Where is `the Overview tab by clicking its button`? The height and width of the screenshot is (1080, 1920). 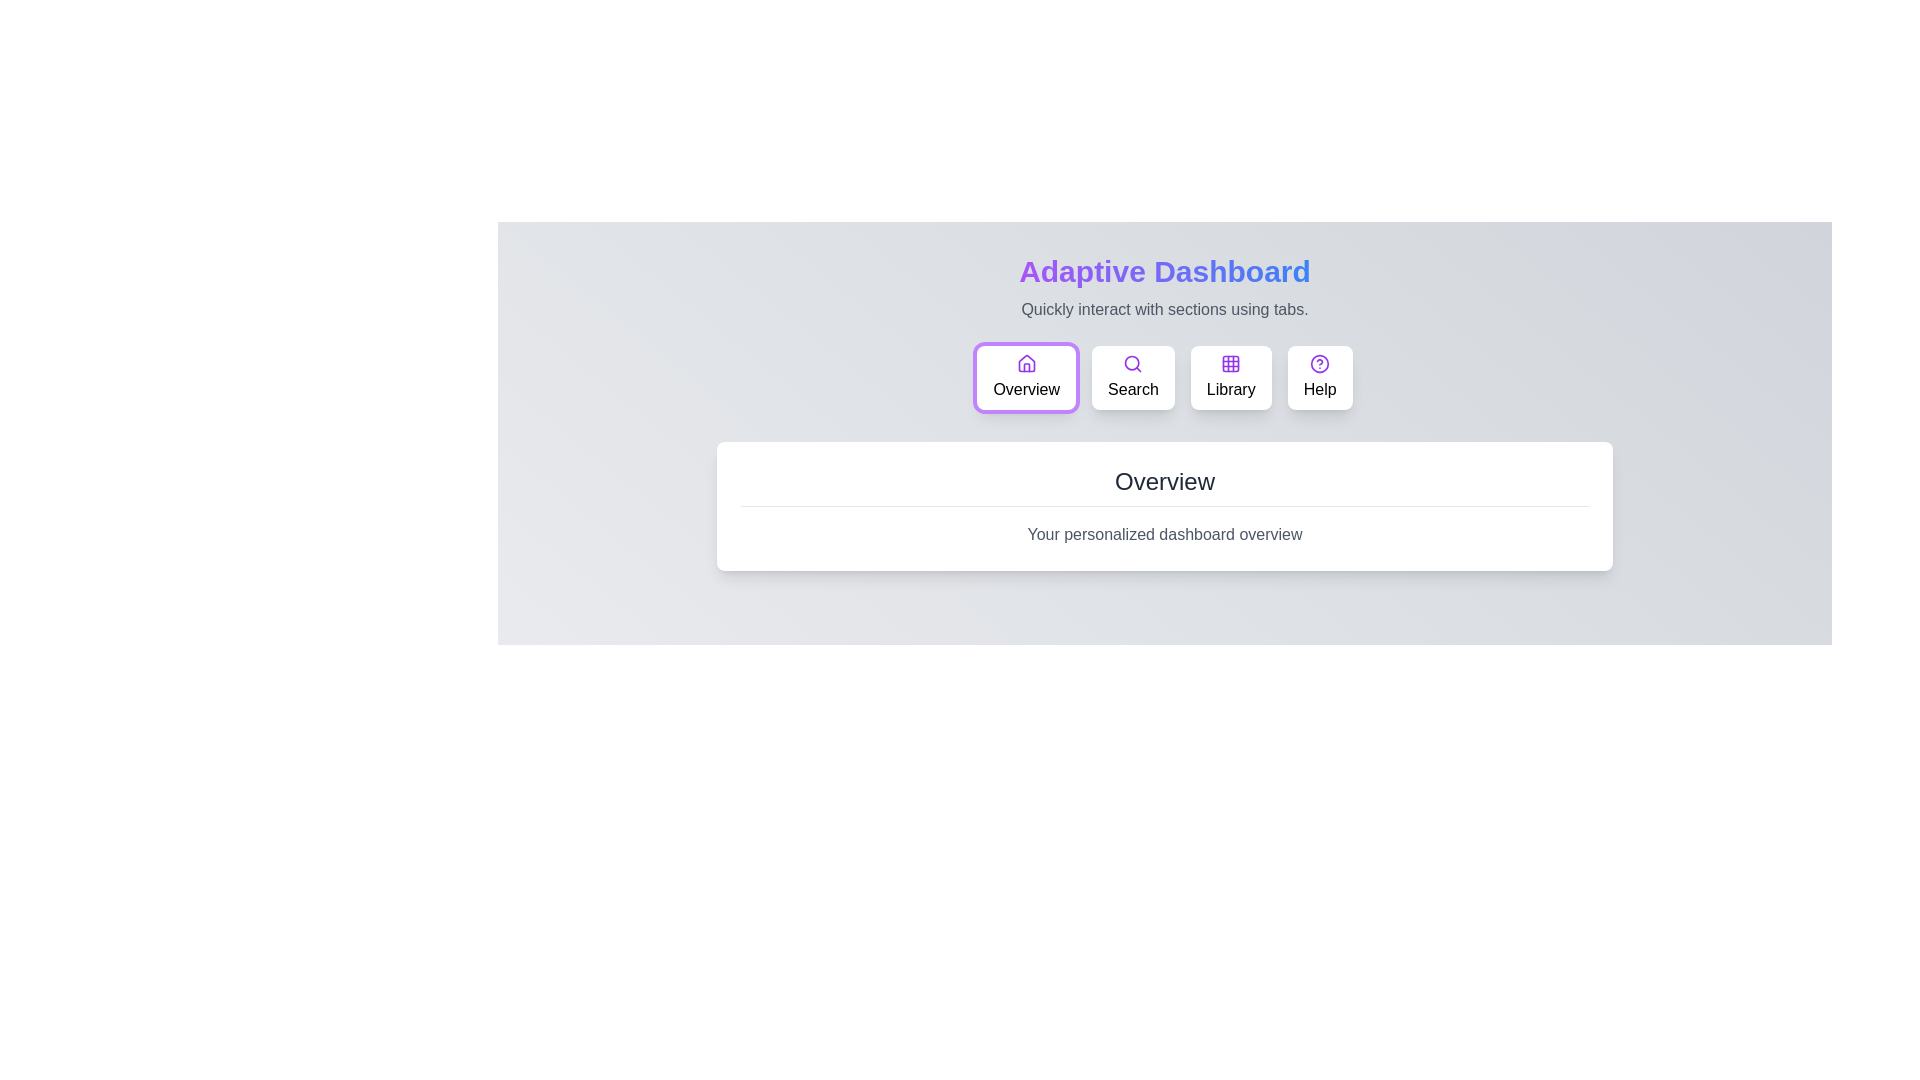
the Overview tab by clicking its button is located at coordinates (1026, 378).